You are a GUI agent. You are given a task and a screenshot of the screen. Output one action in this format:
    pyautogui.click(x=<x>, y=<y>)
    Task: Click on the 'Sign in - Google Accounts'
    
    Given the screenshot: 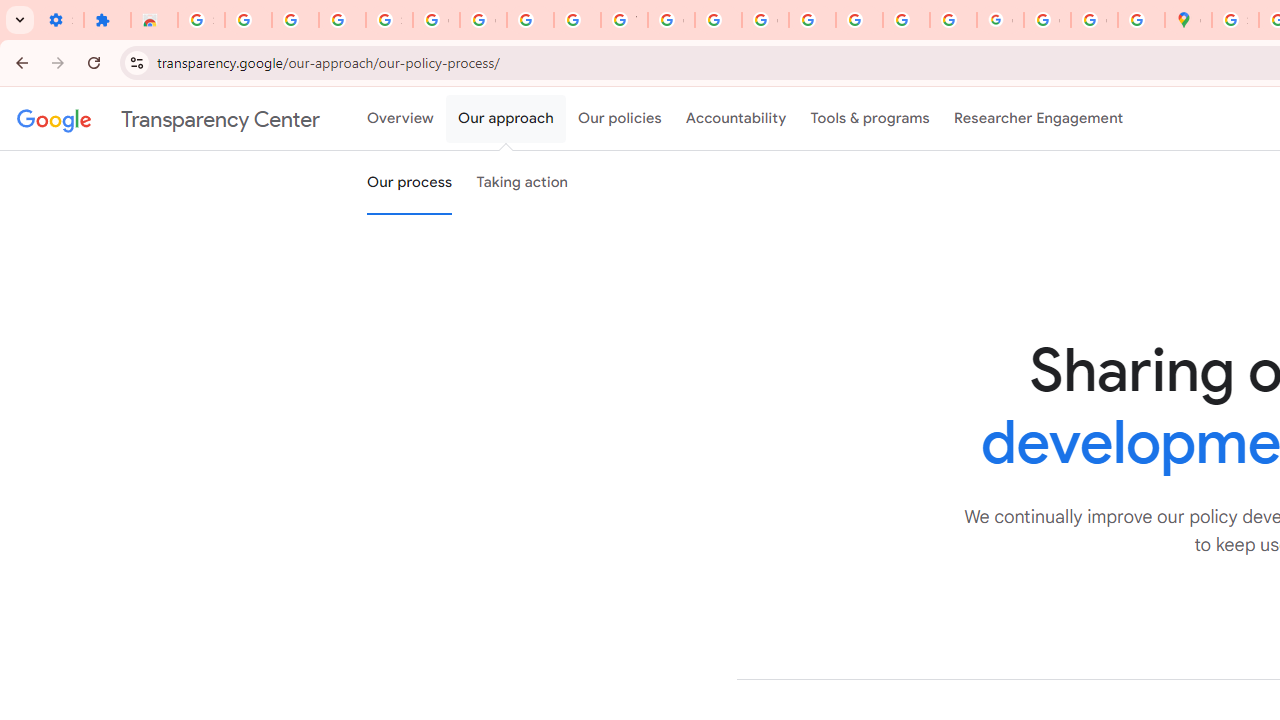 What is the action you would take?
    pyautogui.click(x=201, y=20)
    